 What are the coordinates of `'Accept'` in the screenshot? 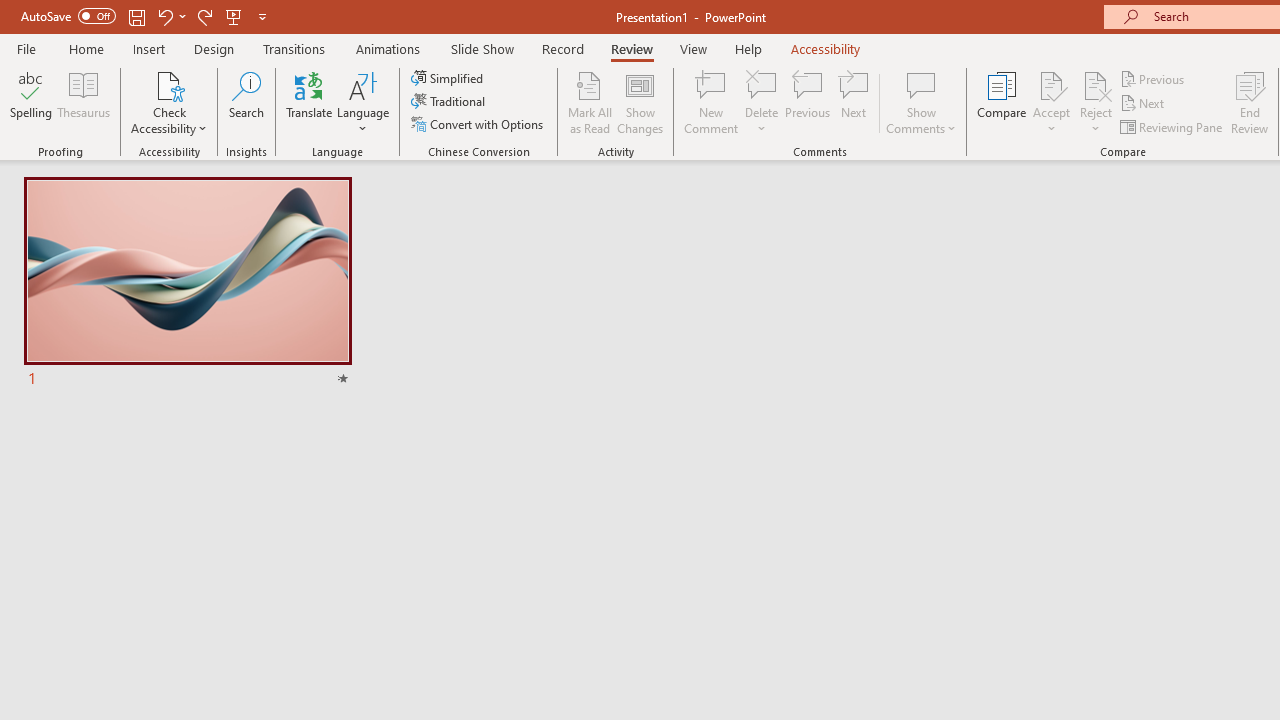 It's located at (1050, 103).